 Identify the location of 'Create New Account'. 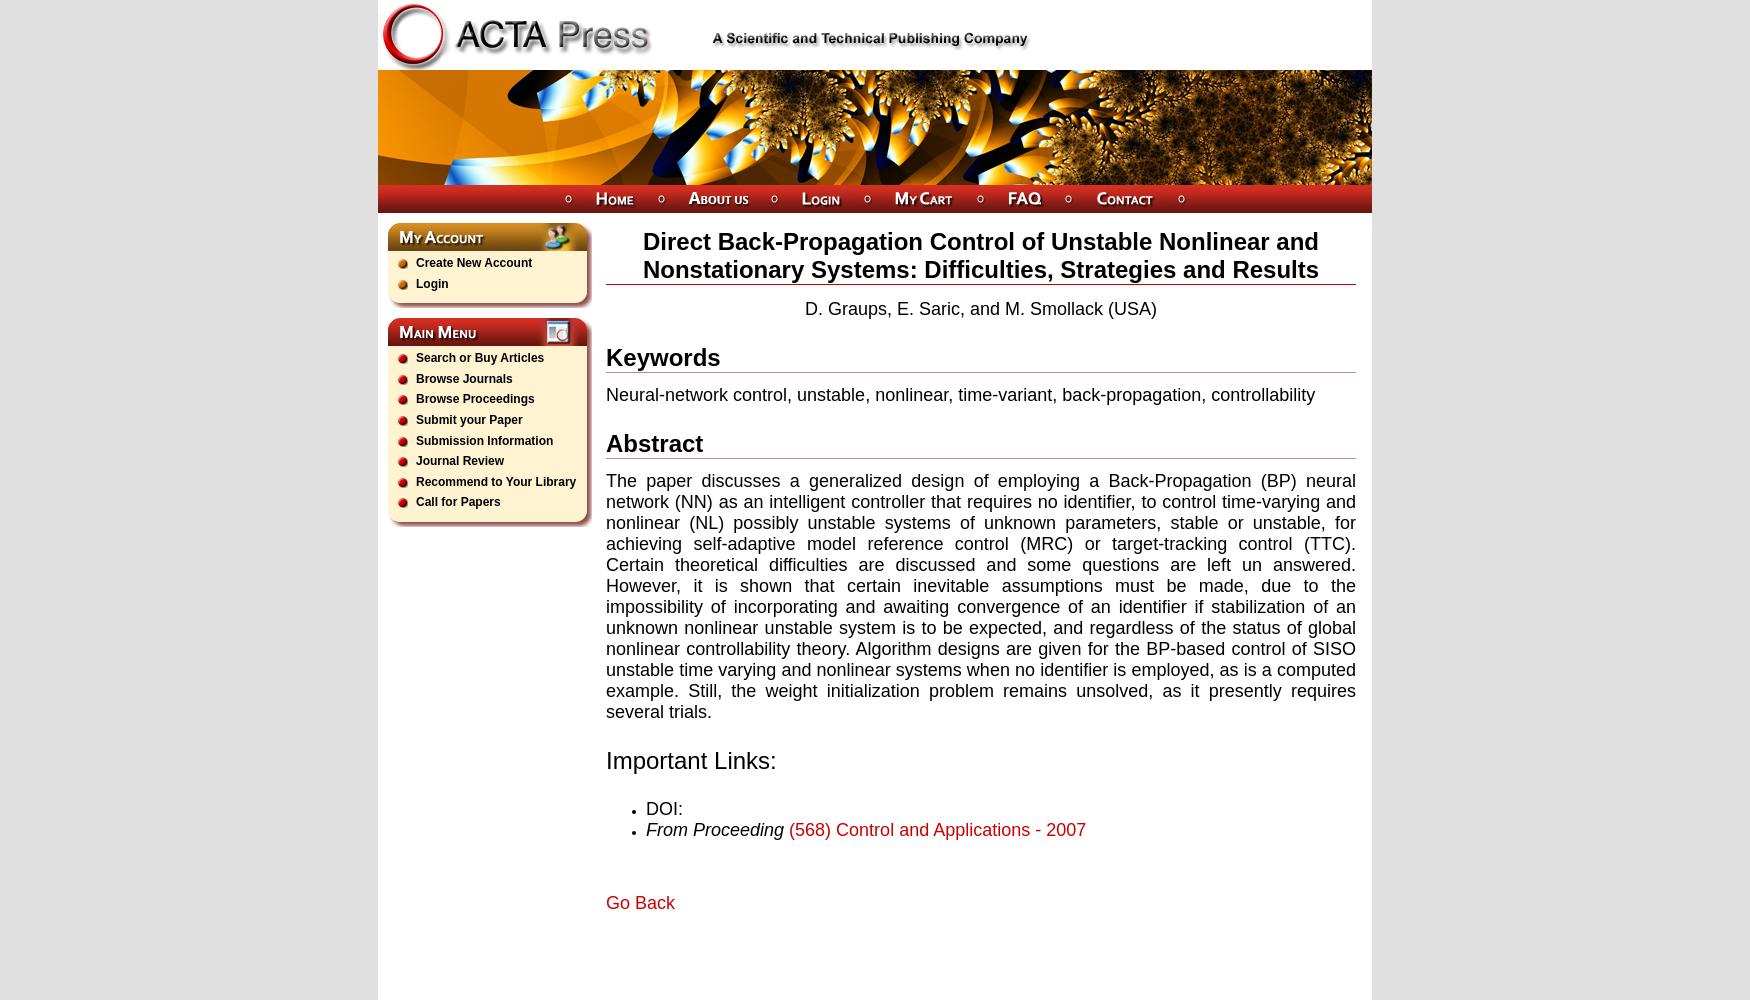
(474, 263).